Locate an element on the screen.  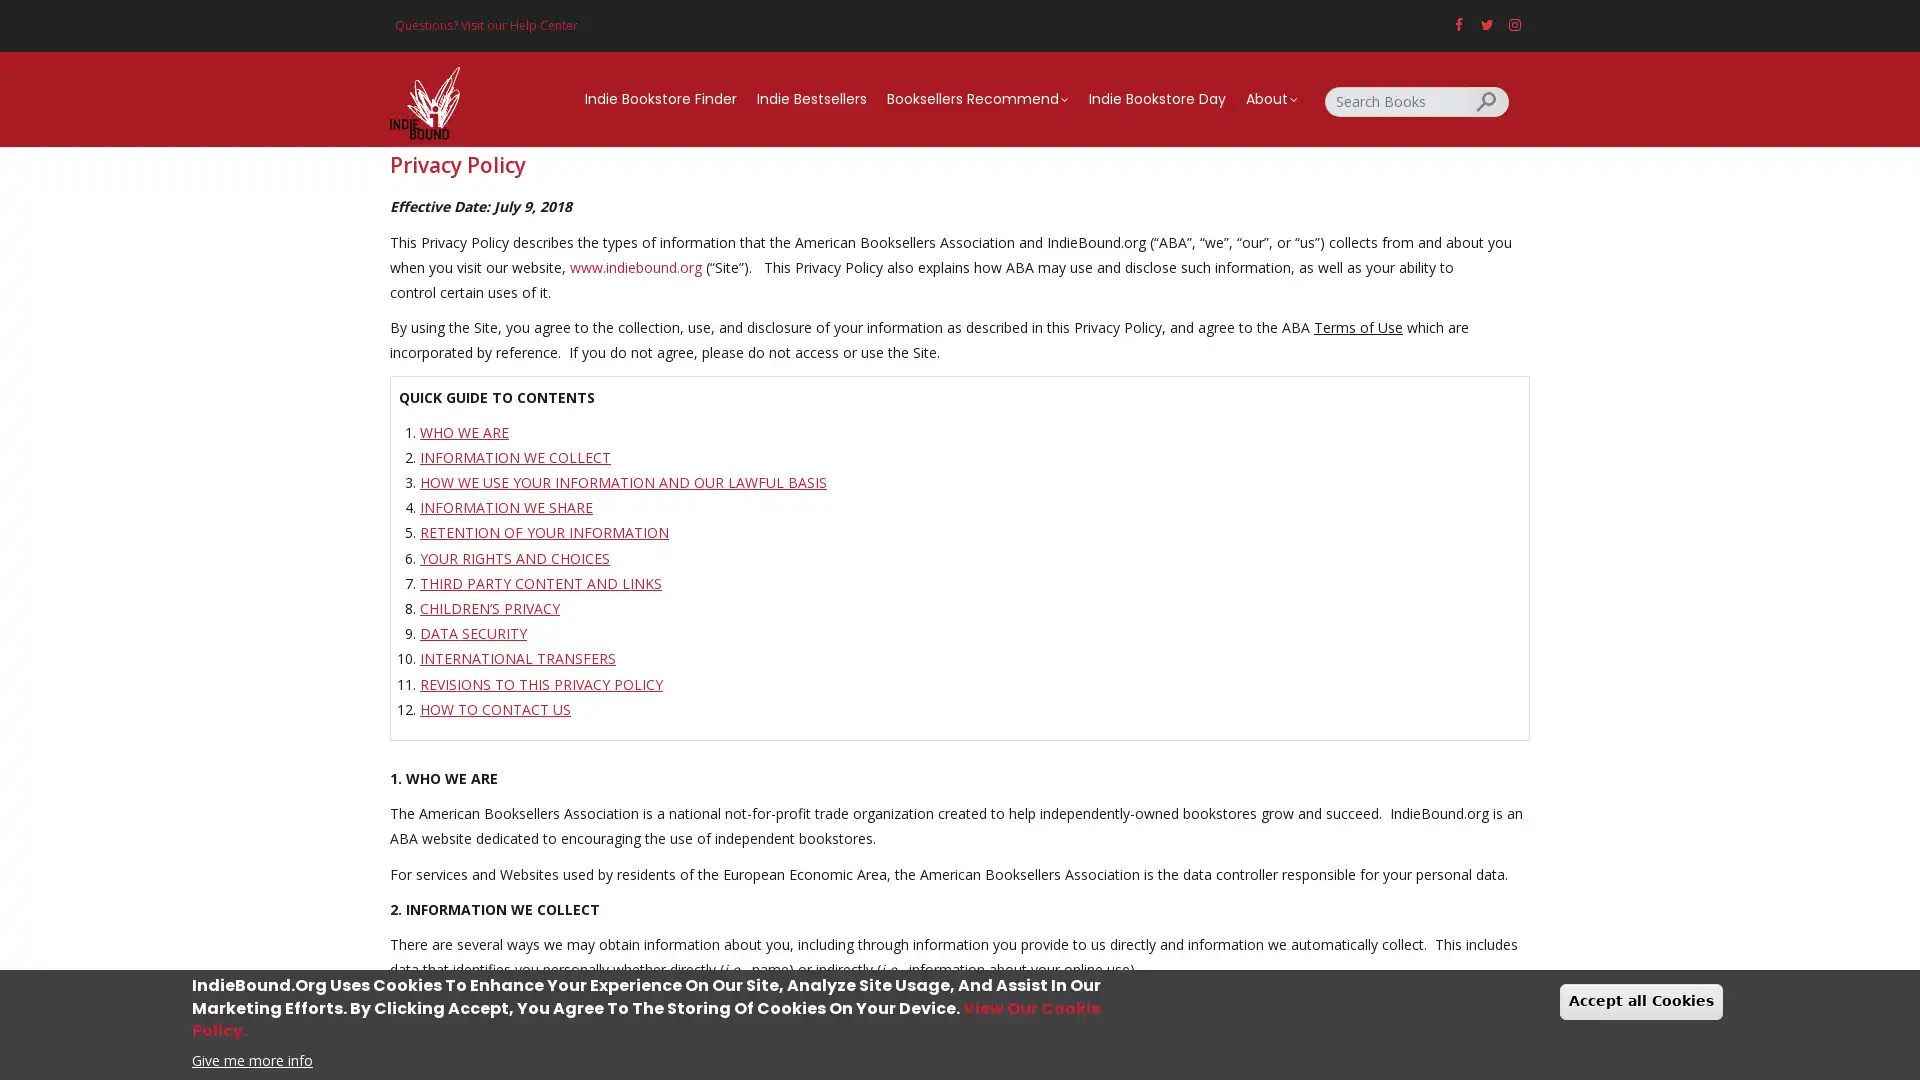
Search is located at coordinates (1488, 100).